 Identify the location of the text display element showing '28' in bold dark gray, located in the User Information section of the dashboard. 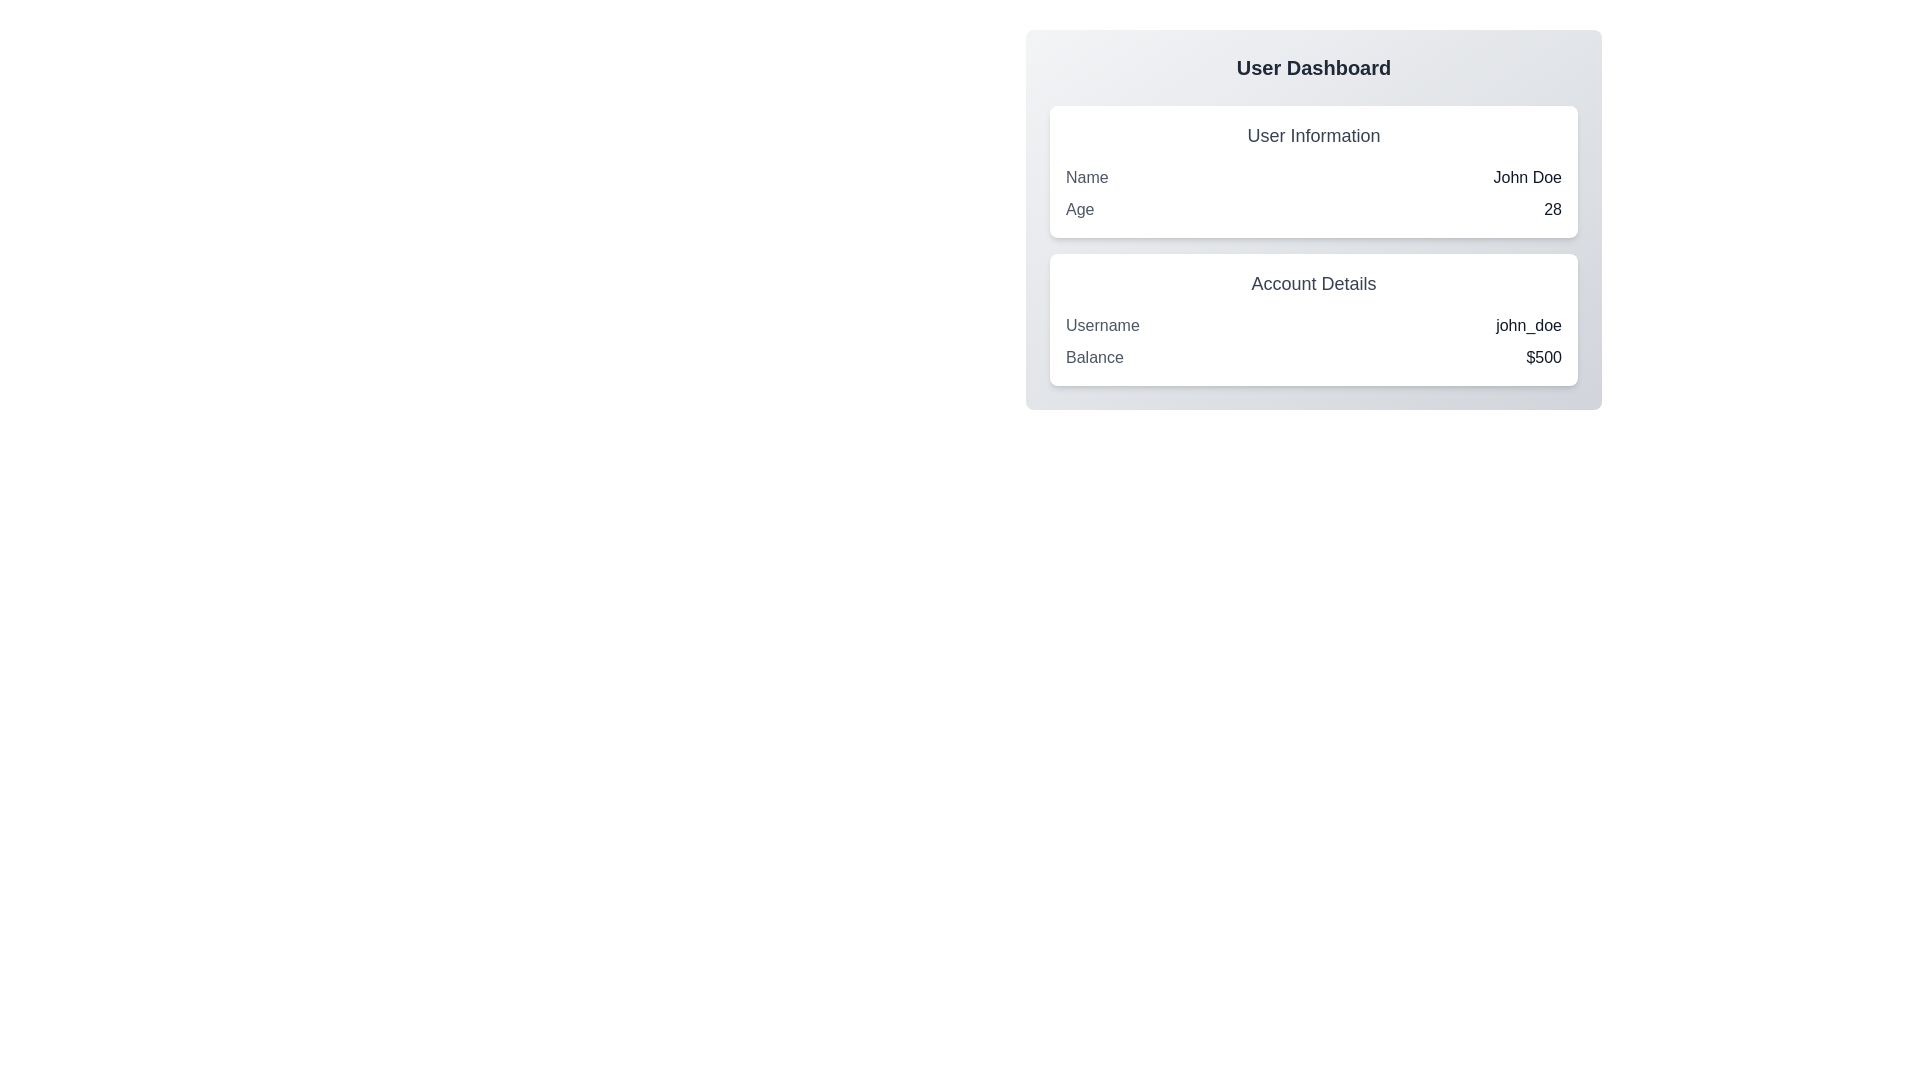
(1552, 209).